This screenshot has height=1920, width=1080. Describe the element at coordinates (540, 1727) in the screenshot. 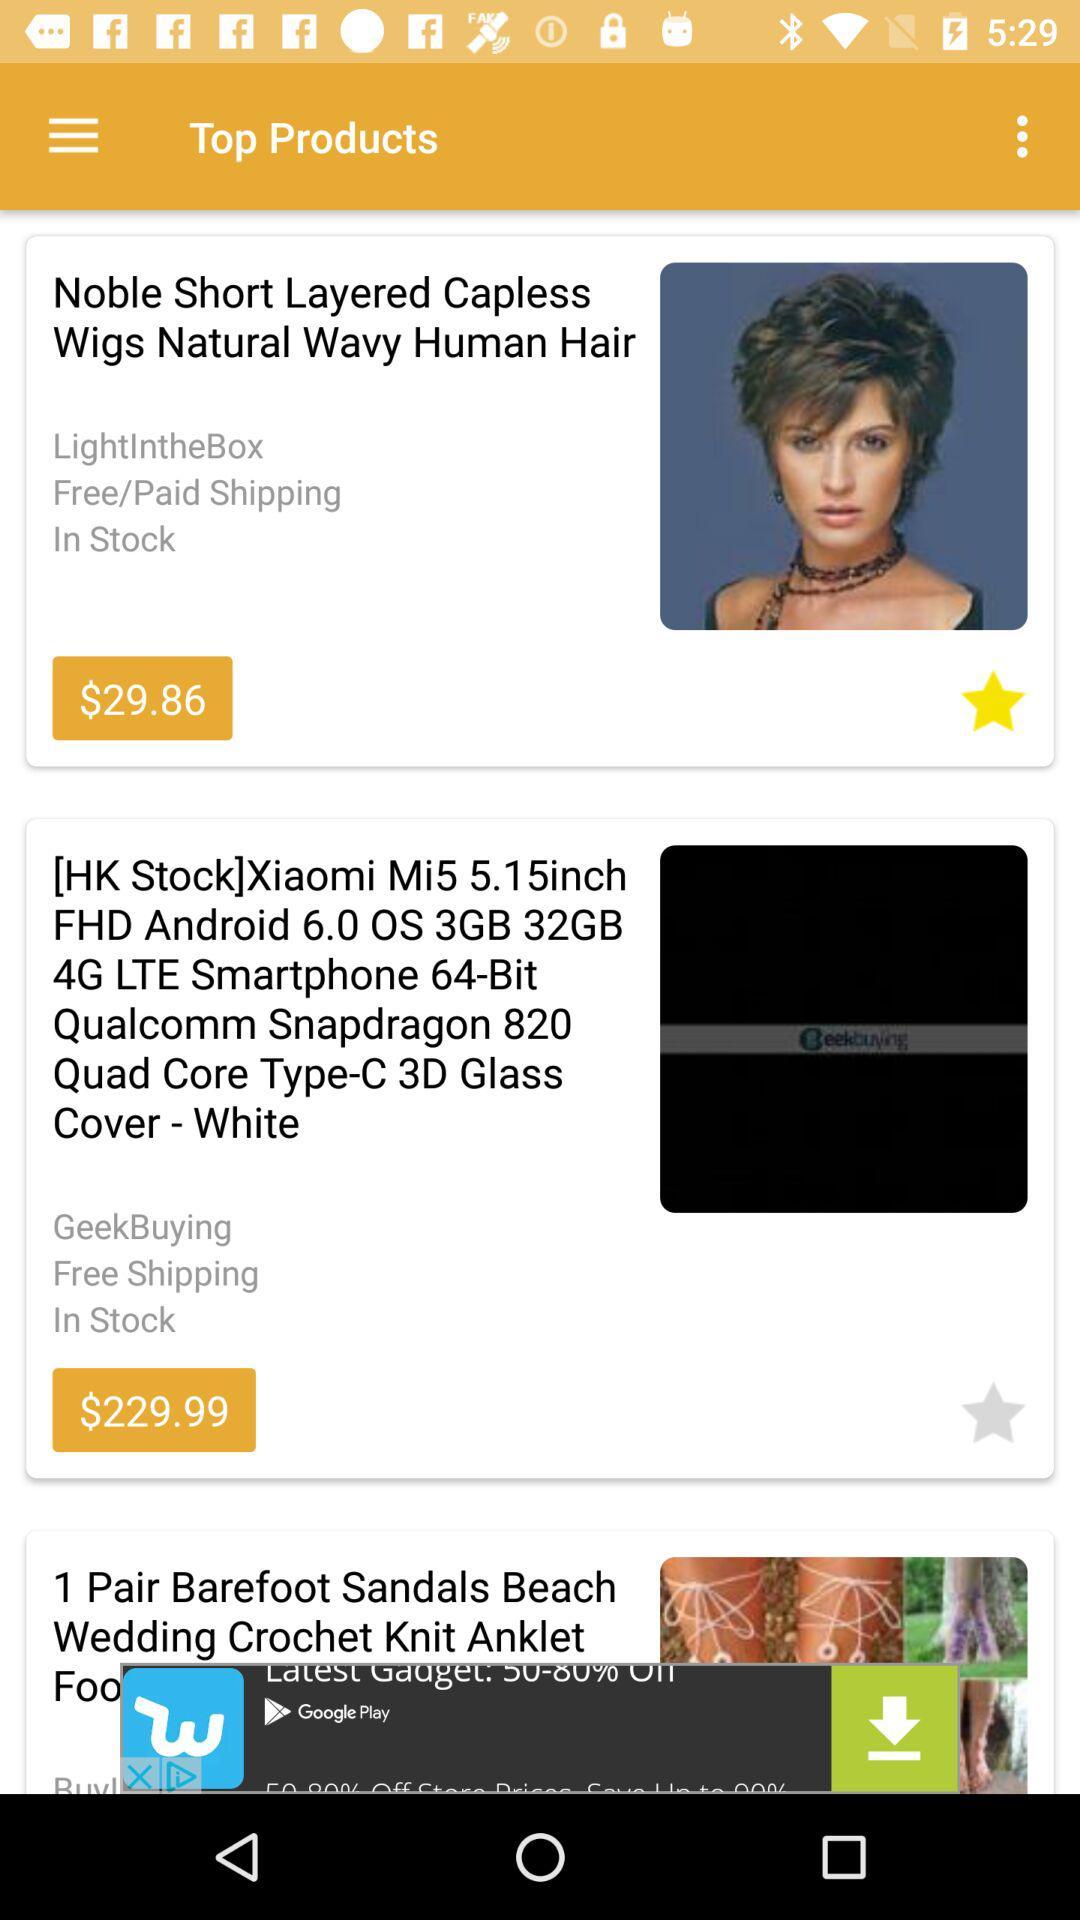

I see `download option` at that location.